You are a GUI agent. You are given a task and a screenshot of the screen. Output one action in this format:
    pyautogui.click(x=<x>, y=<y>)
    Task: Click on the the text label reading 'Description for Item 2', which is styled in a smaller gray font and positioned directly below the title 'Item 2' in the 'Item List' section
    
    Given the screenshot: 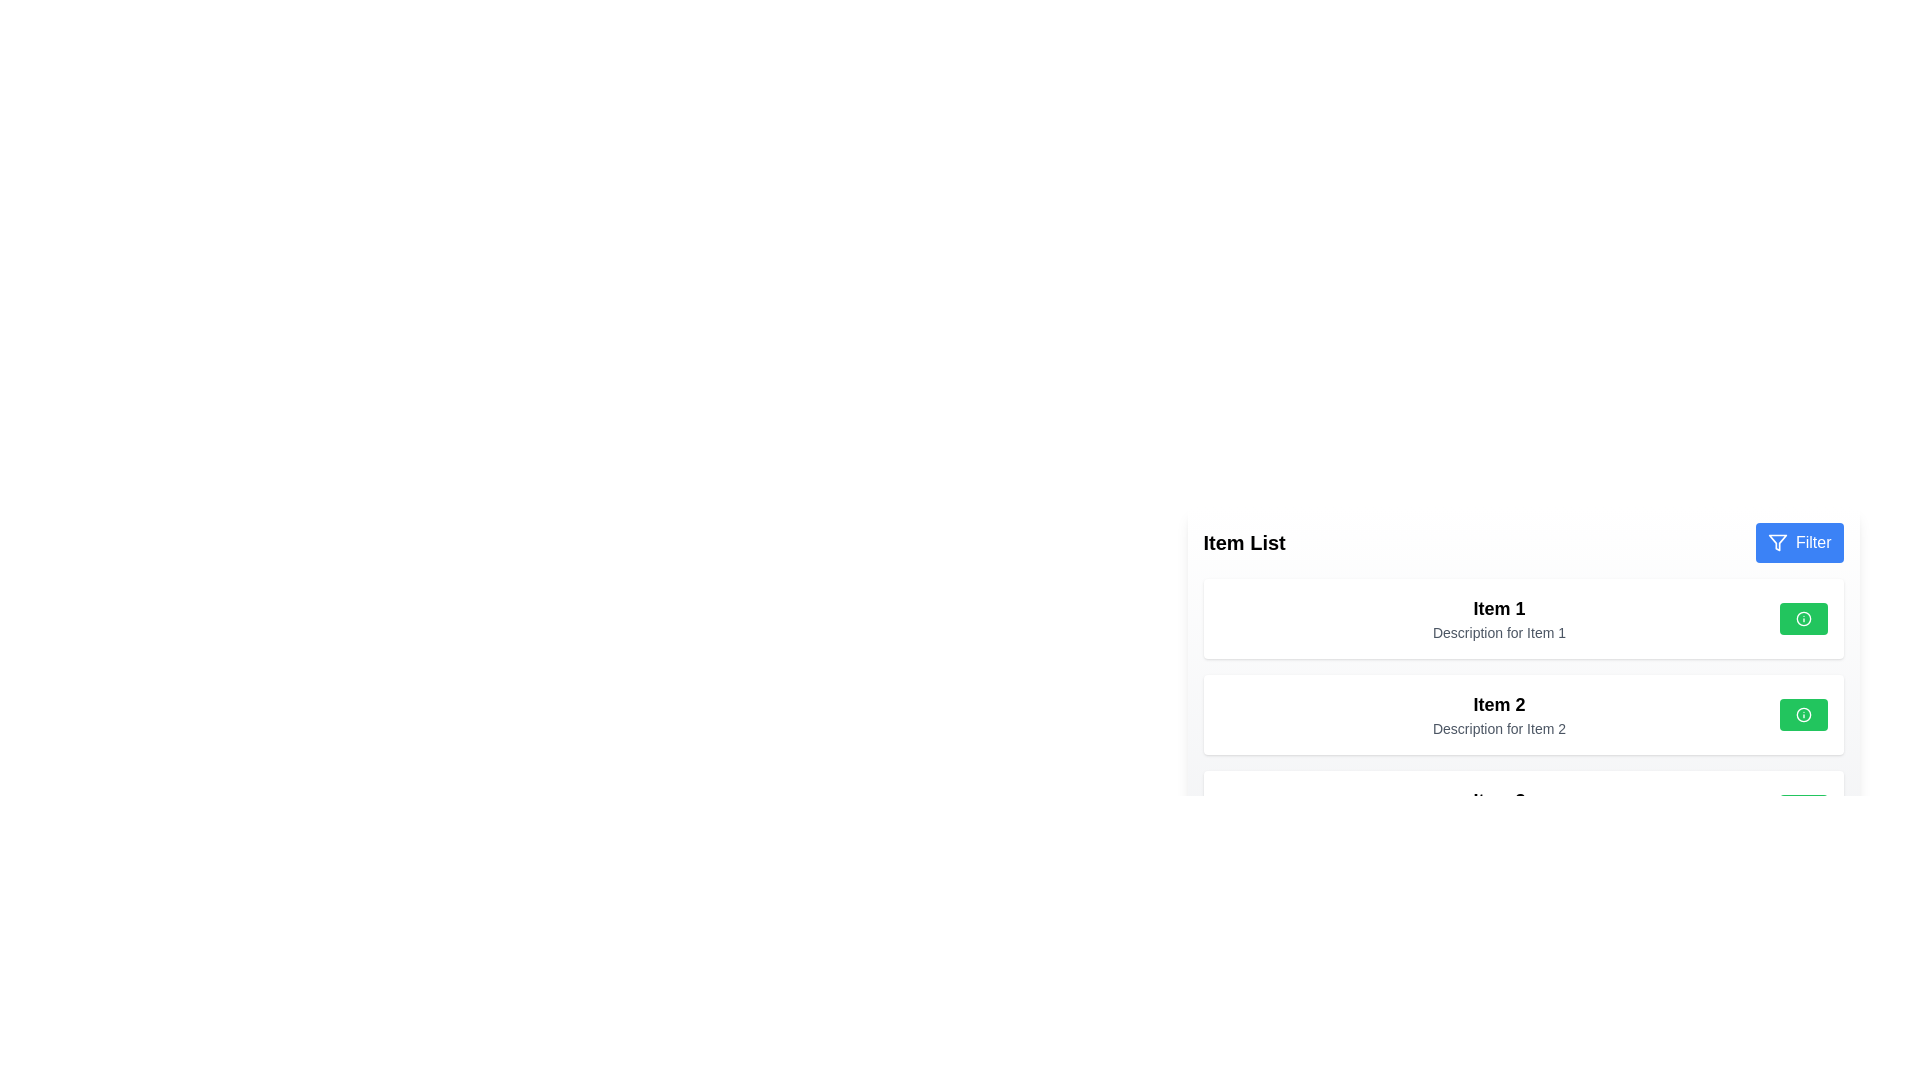 What is the action you would take?
    pyautogui.click(x=1499, y=729)
    